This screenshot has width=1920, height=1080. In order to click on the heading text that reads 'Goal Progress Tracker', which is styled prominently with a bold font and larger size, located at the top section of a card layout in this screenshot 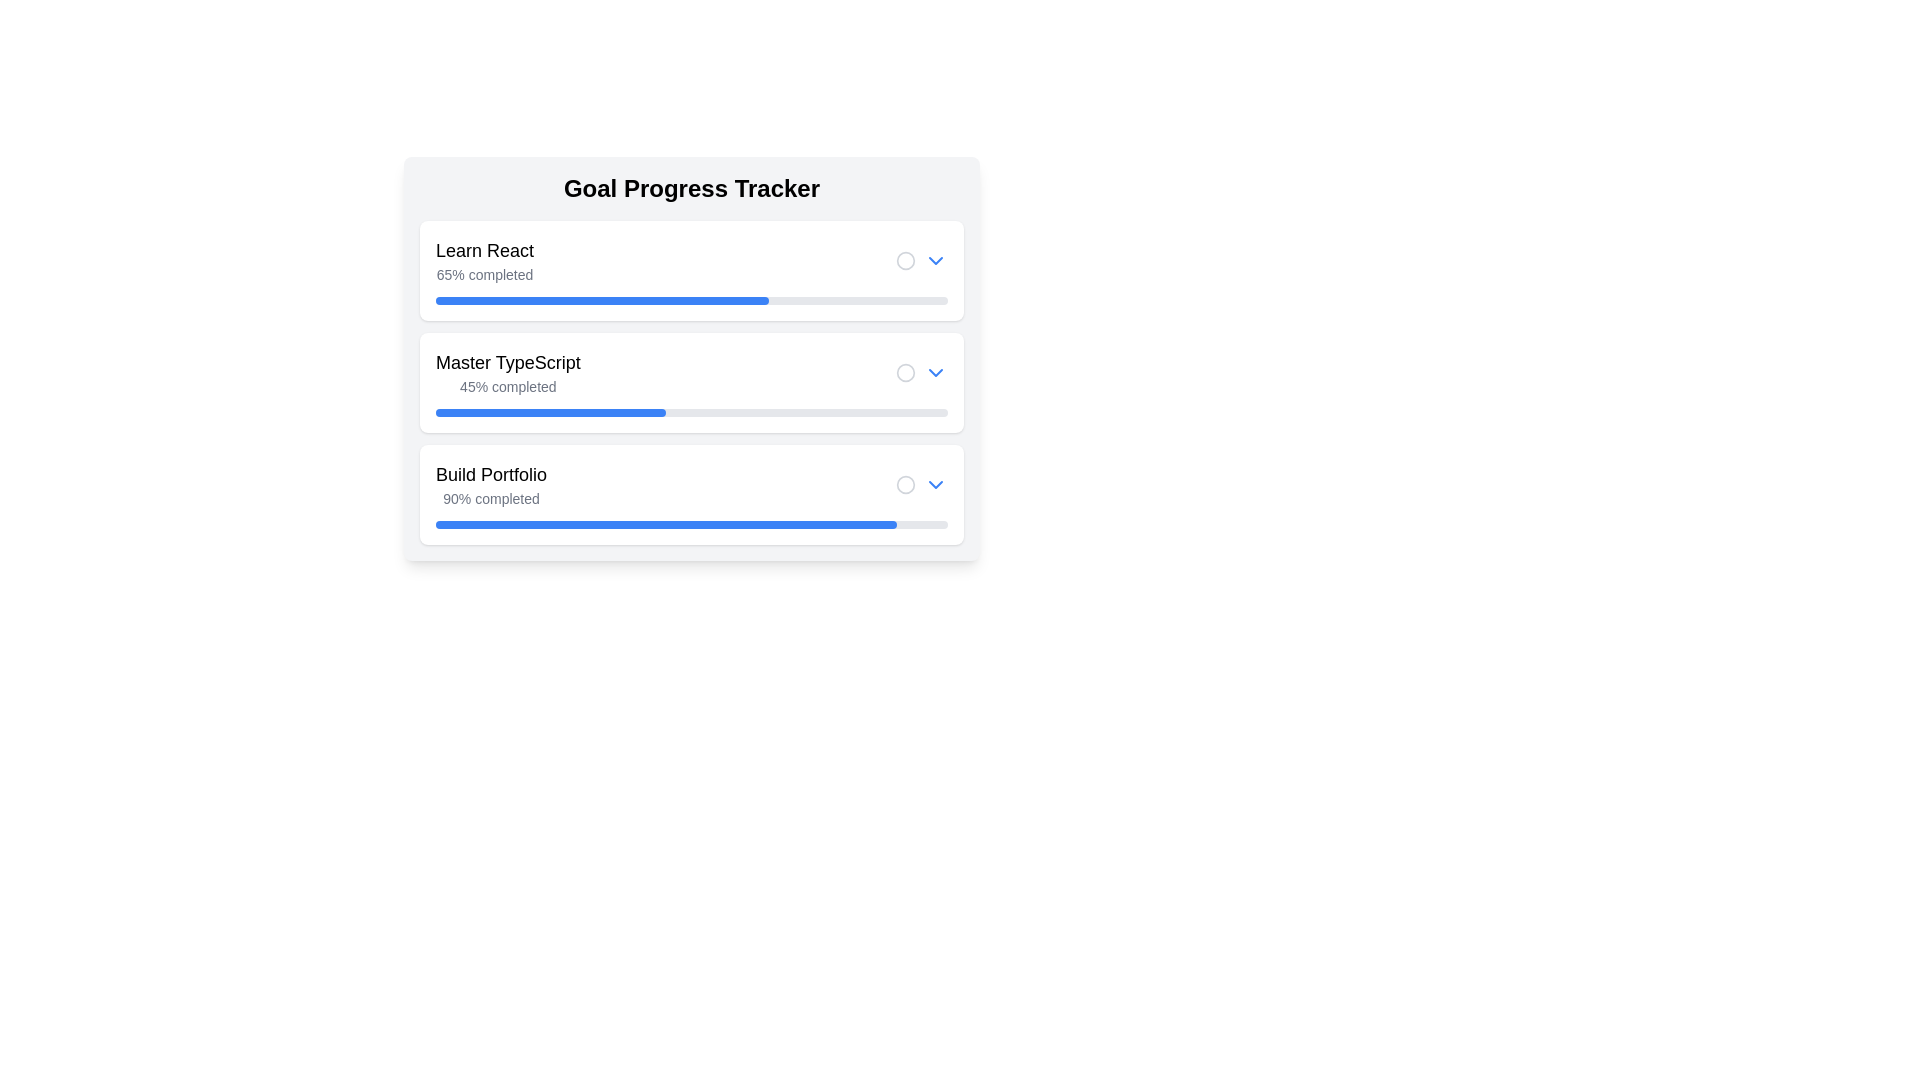, I will do `click(691, 189)`.